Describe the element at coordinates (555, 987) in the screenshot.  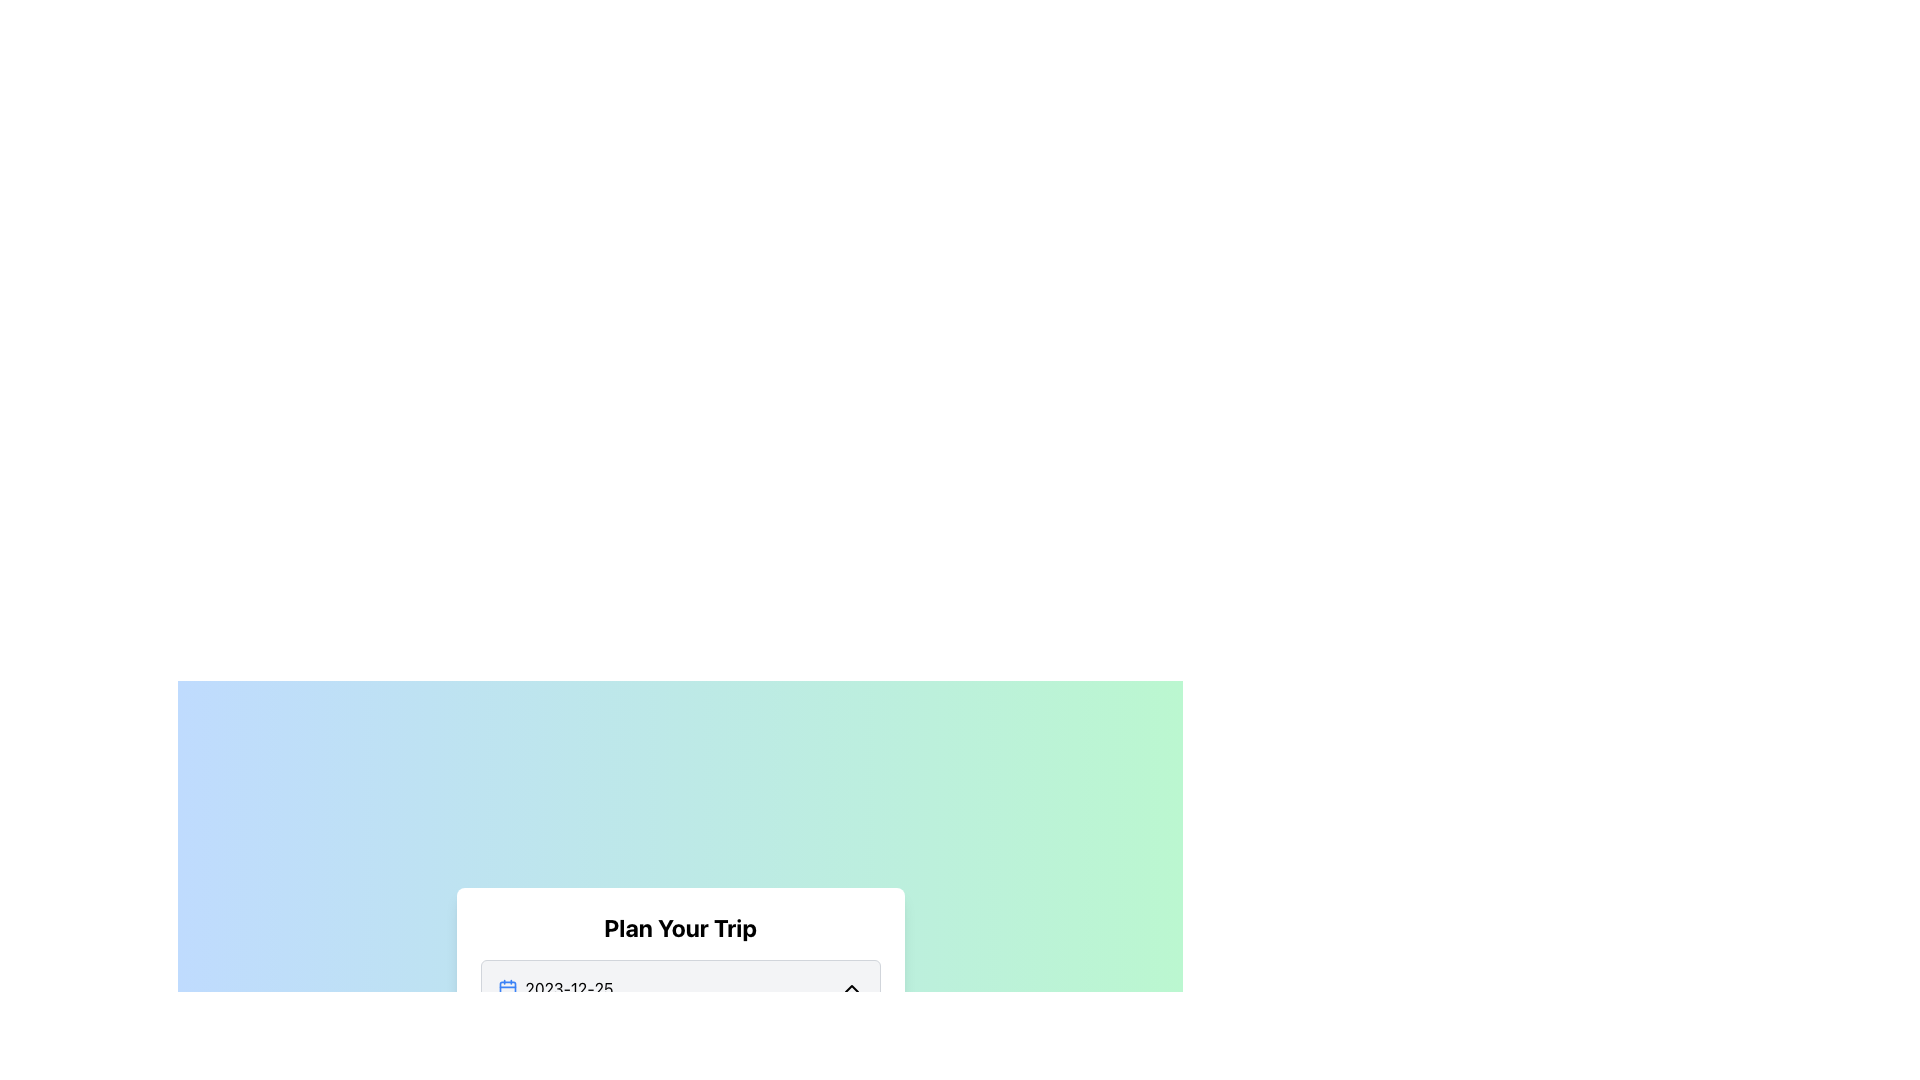
I see `the text display showing the date '2023-12-25'` at that location.